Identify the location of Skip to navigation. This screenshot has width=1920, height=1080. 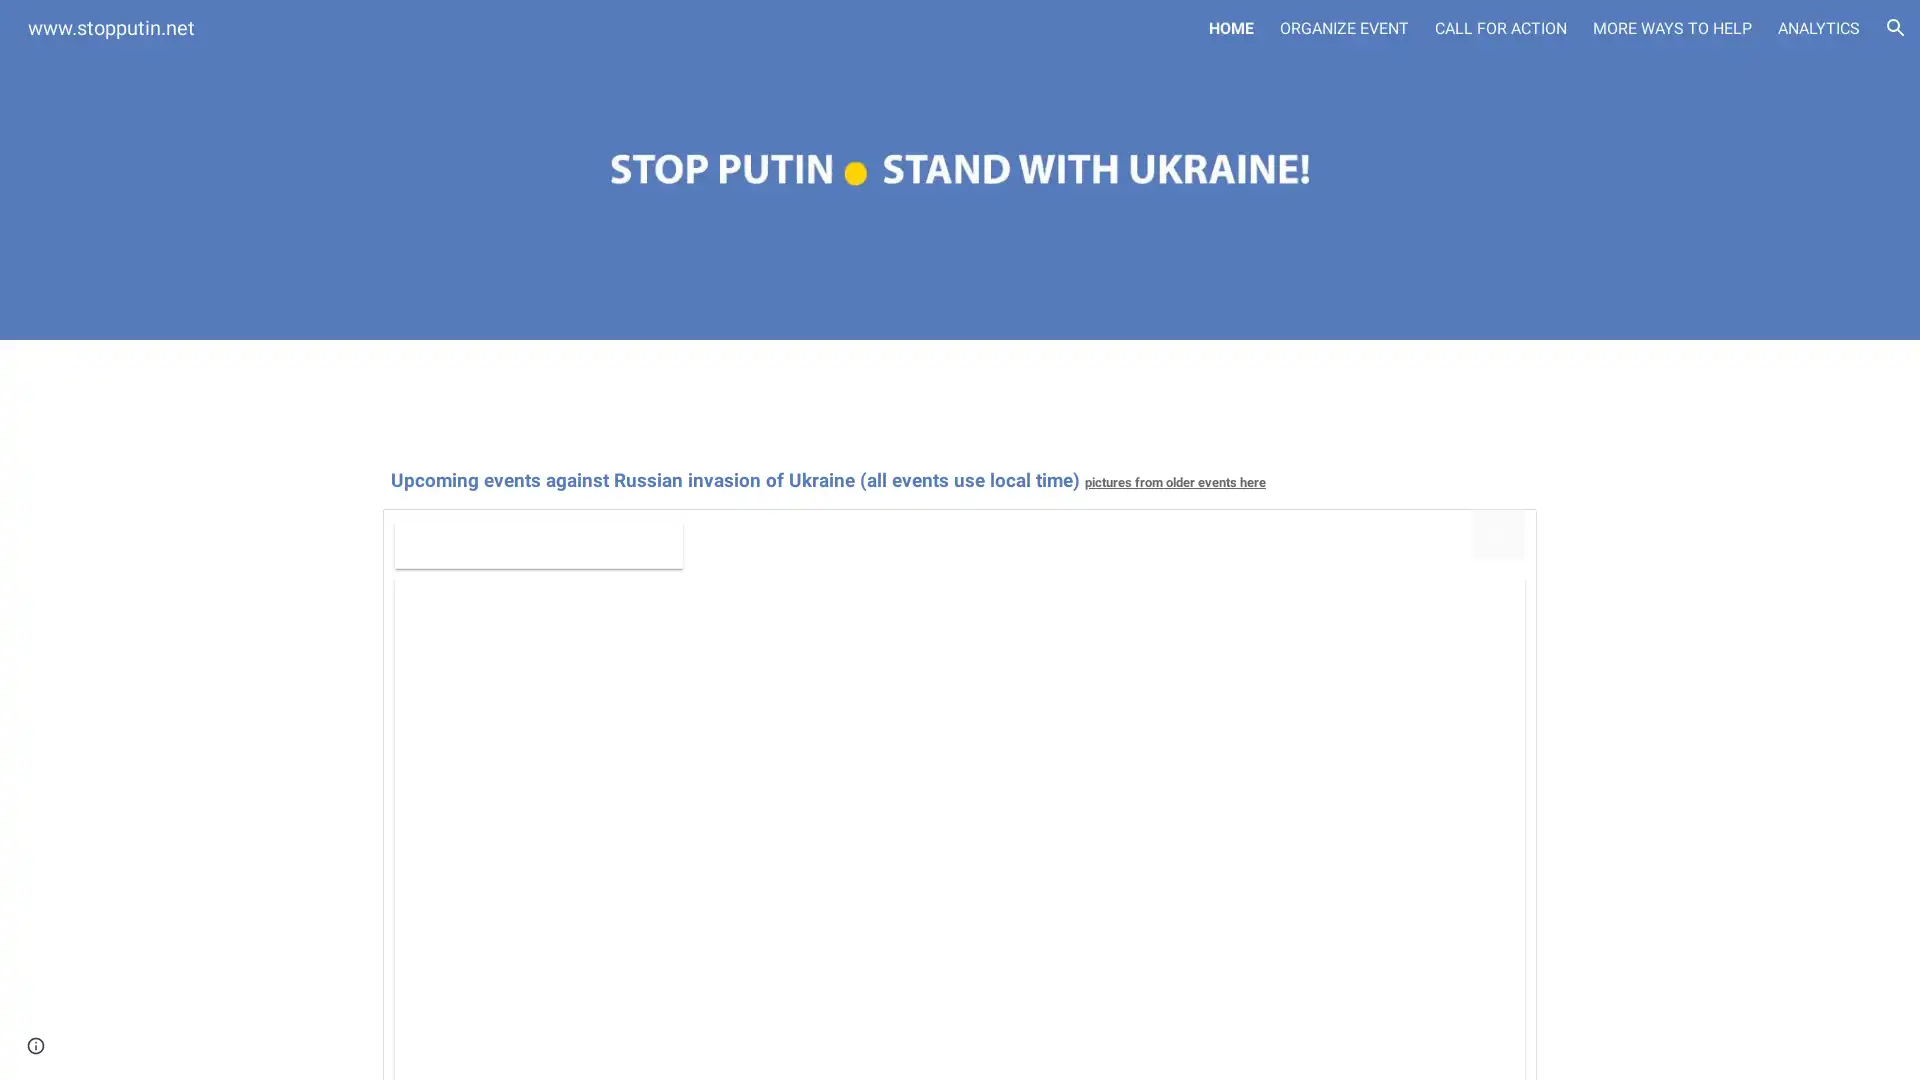
(1139, 37).